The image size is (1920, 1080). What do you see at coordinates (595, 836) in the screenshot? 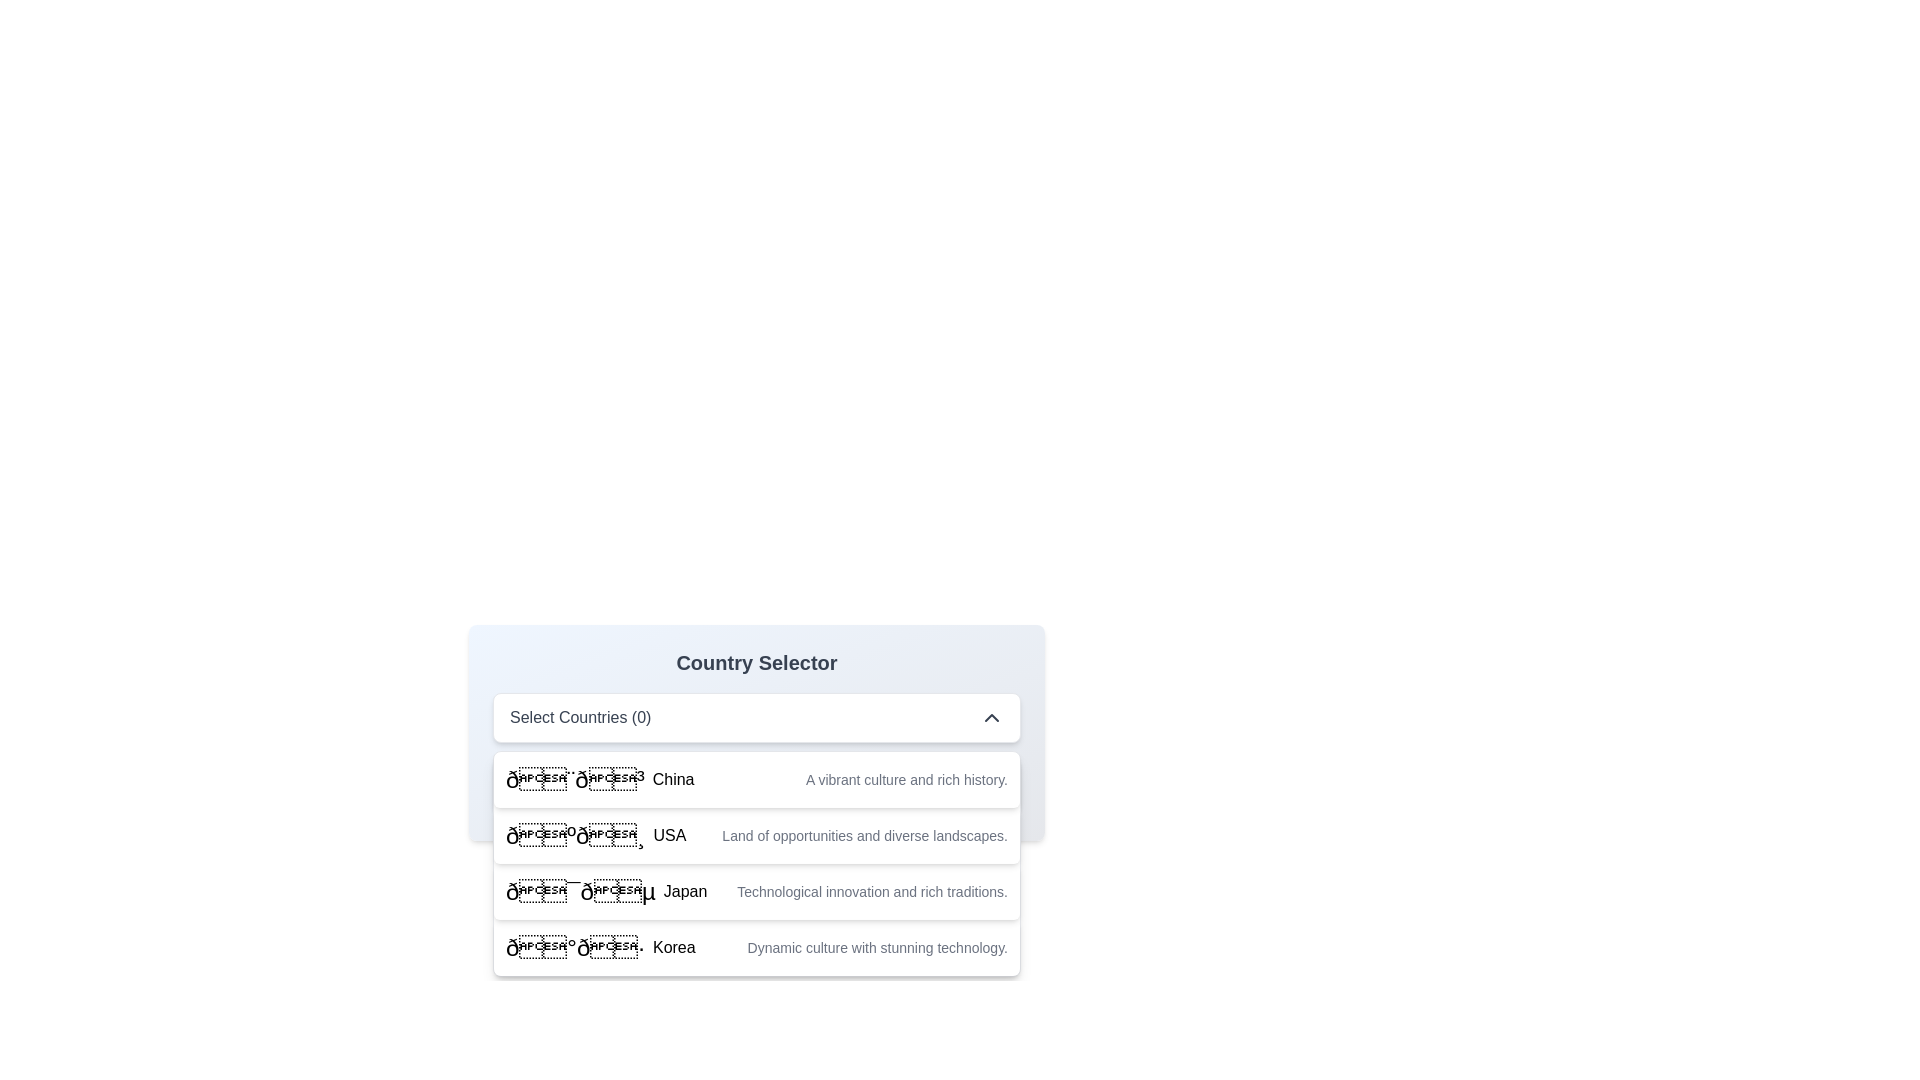
I see `the second item in the dropdown menu displaying the flag emoji and the text 'USA'` at bounding box center [595, 836].